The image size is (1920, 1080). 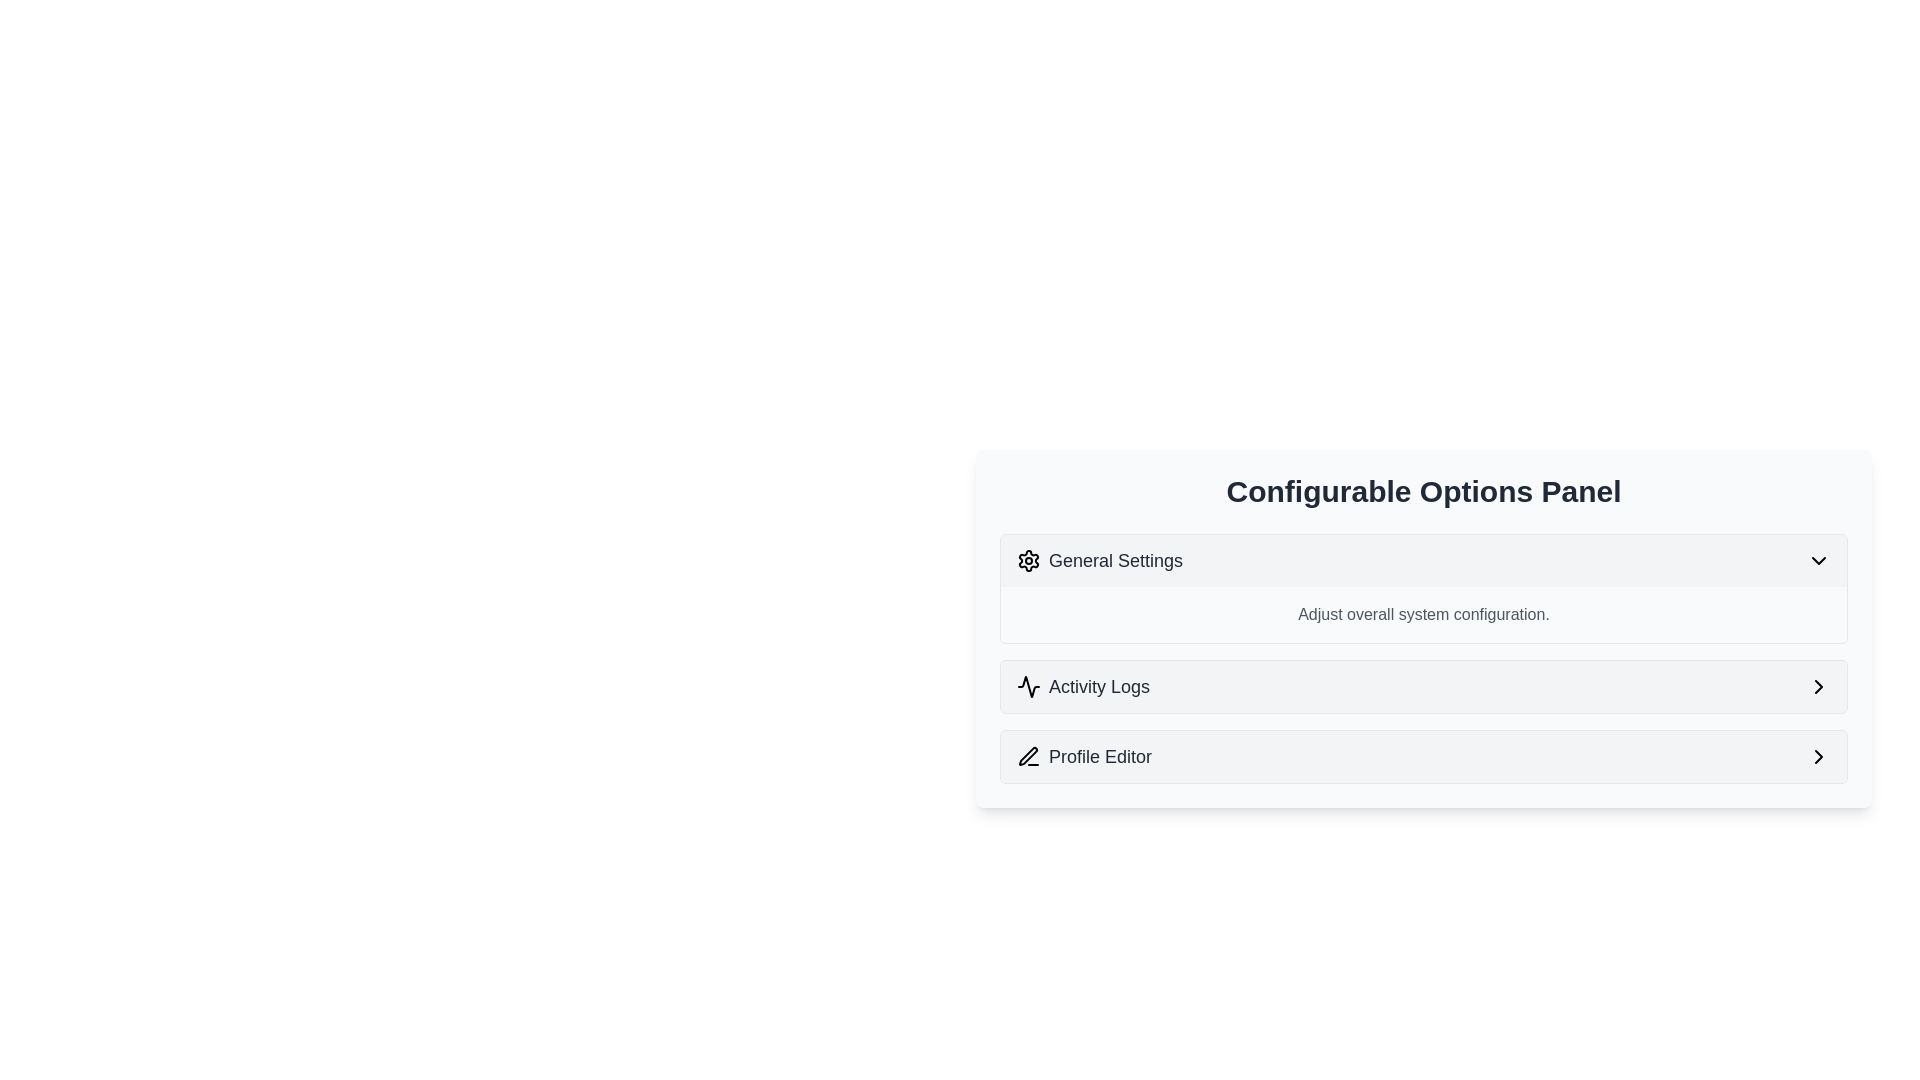 What do you see at coordinates (1819, 756) in the screenshot?
I see `the rightward-facing chevron icon located in the 'Profile Editor' section of the Configurable Options Panel` at bounding box center [1819, 756].